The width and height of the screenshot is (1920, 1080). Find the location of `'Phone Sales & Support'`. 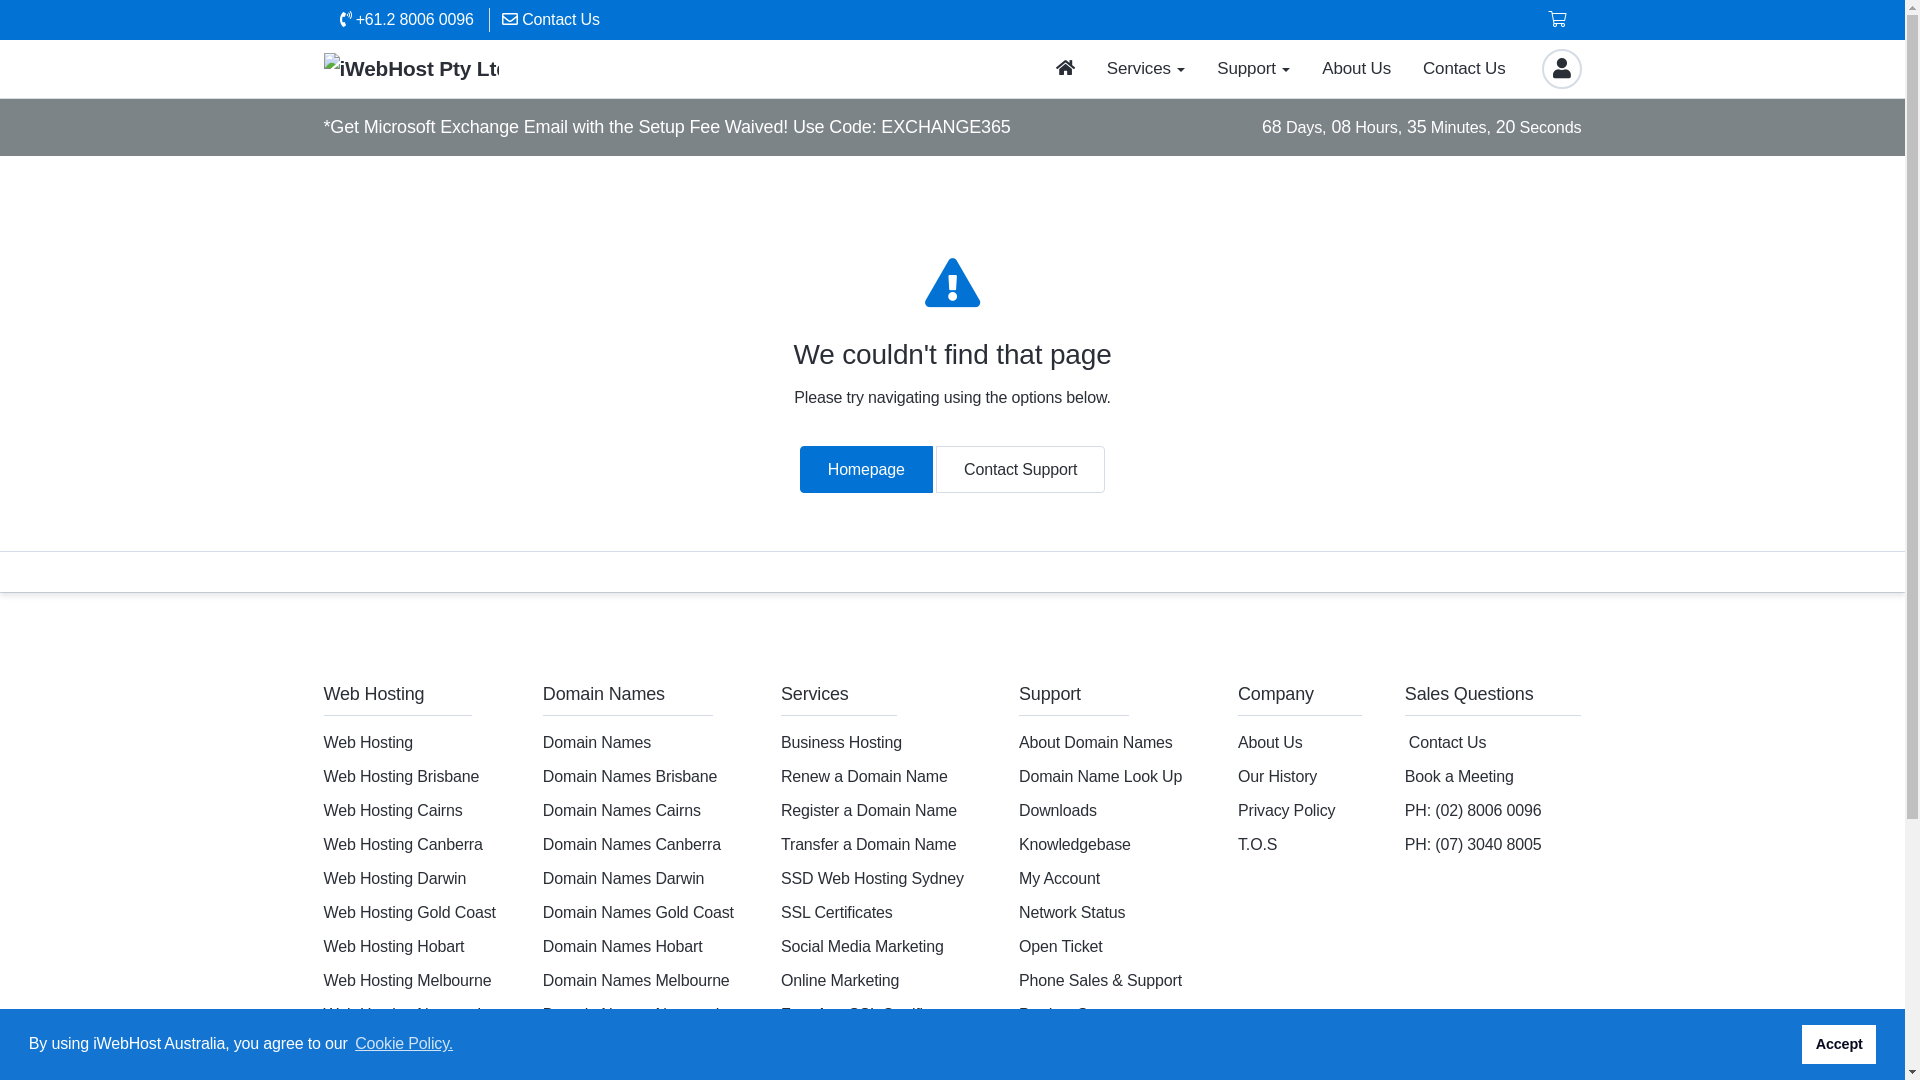

'Phone Sales & Support' is located at coordinates (1018, 979).